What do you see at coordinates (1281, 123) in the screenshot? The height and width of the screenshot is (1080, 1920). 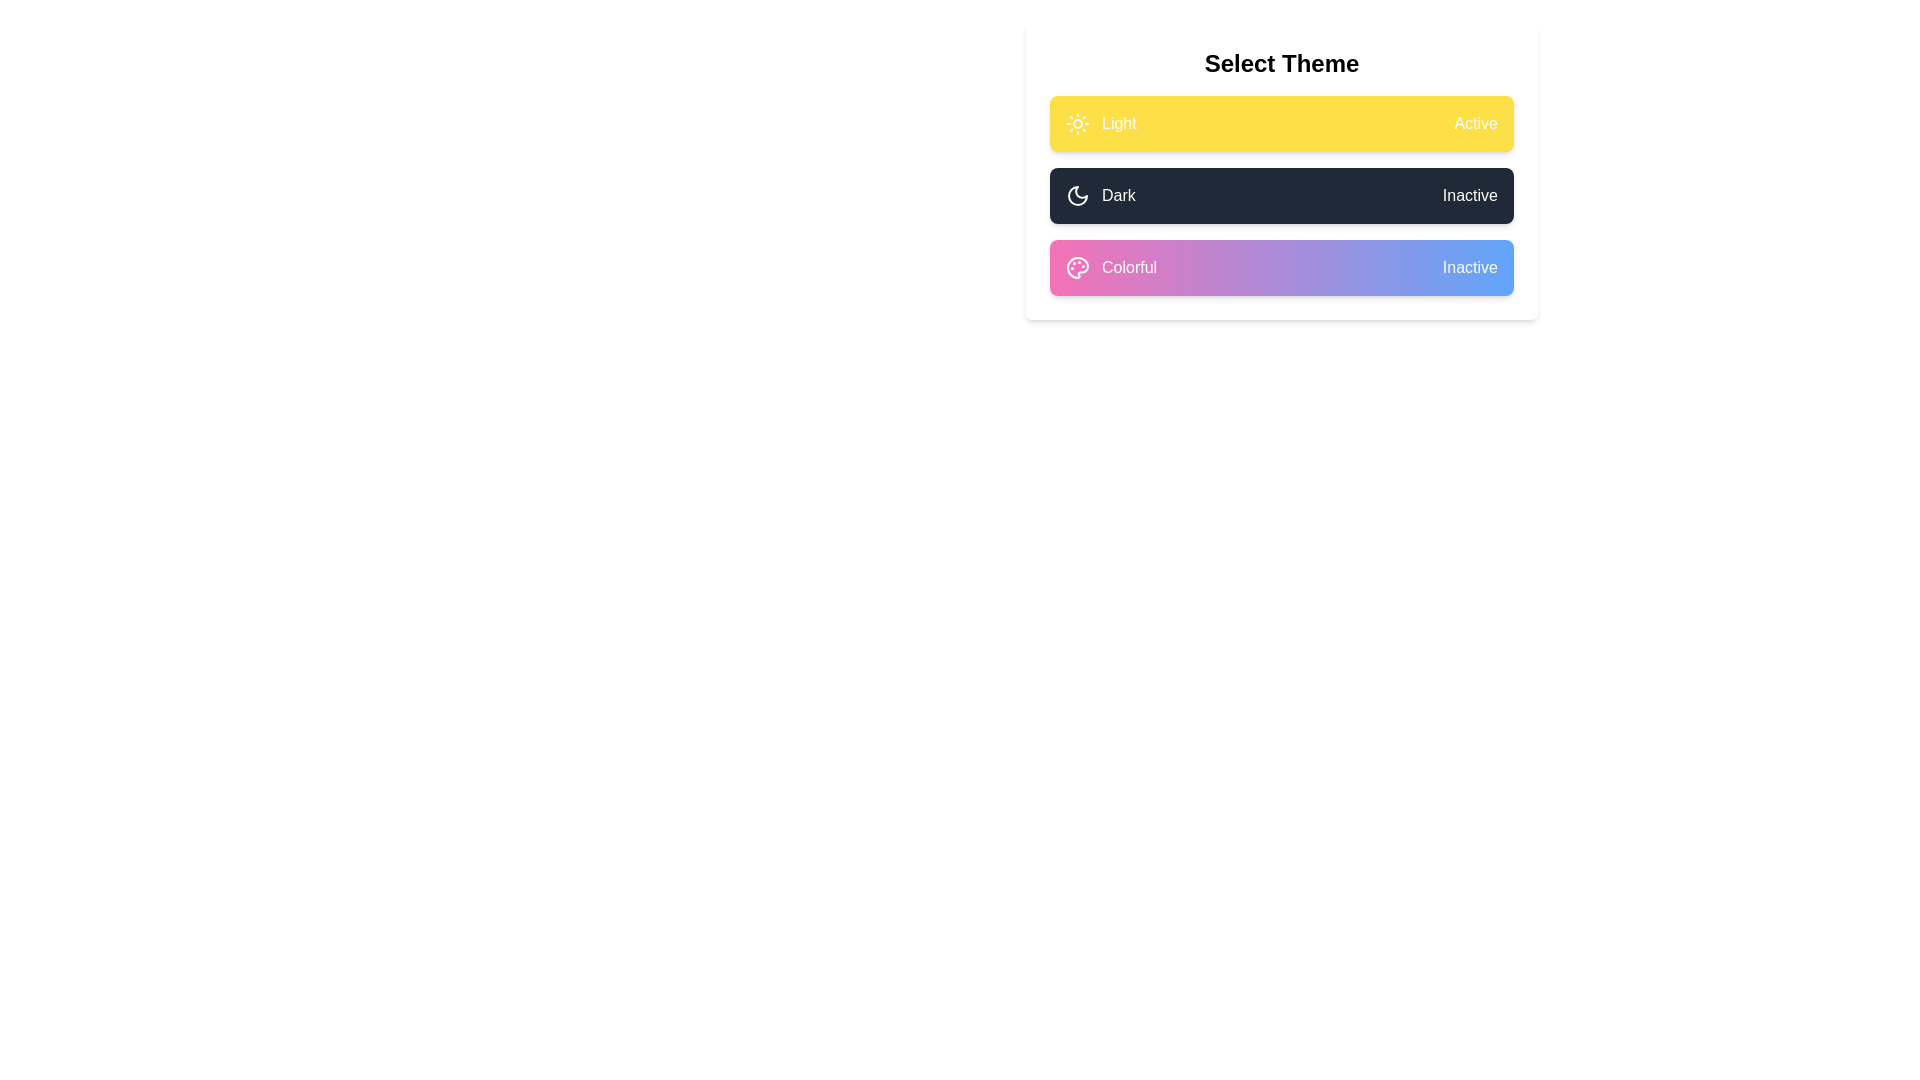 I see `the label and icon for the theme Light` at bounding box center [1281, 123].